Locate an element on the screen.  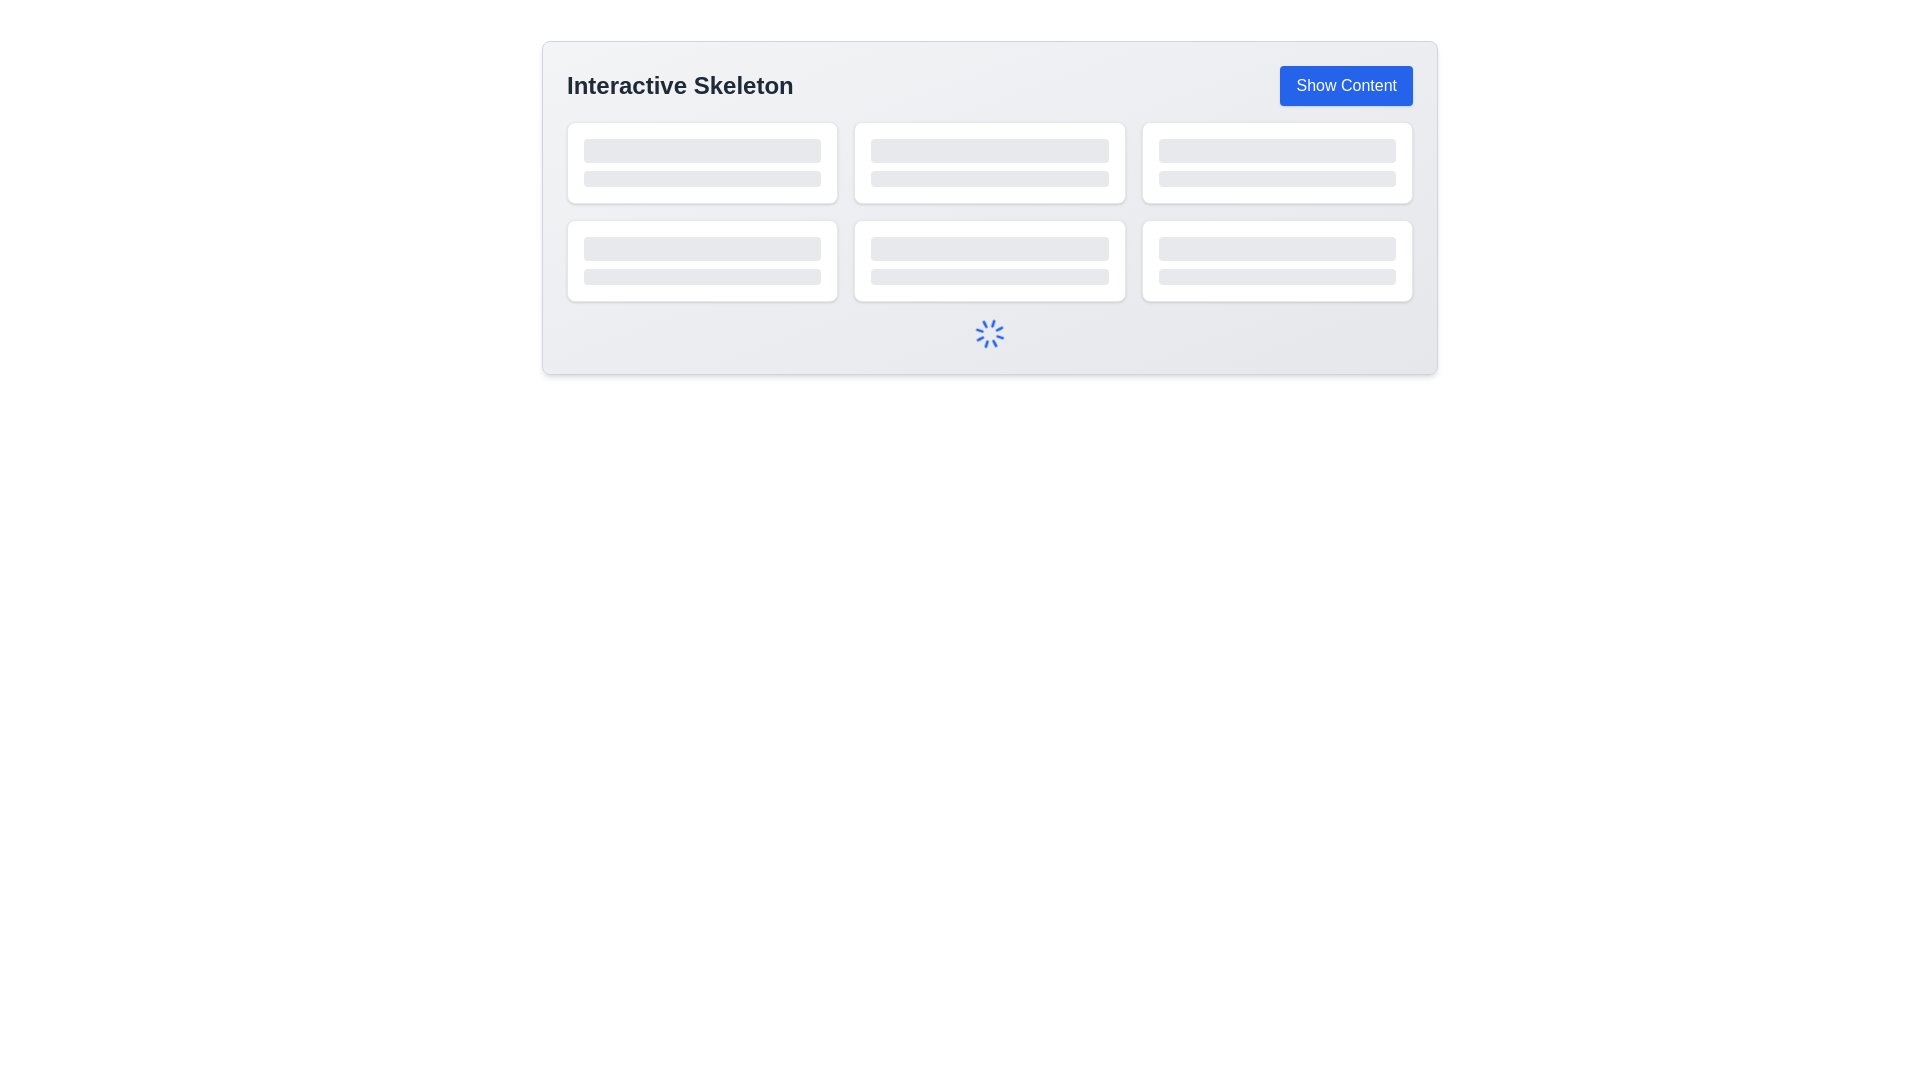
the static visual element or skeleton placeholder located at the bottom-right corner of the grouped rectangular boxes is located at coordinates (1276, 248).